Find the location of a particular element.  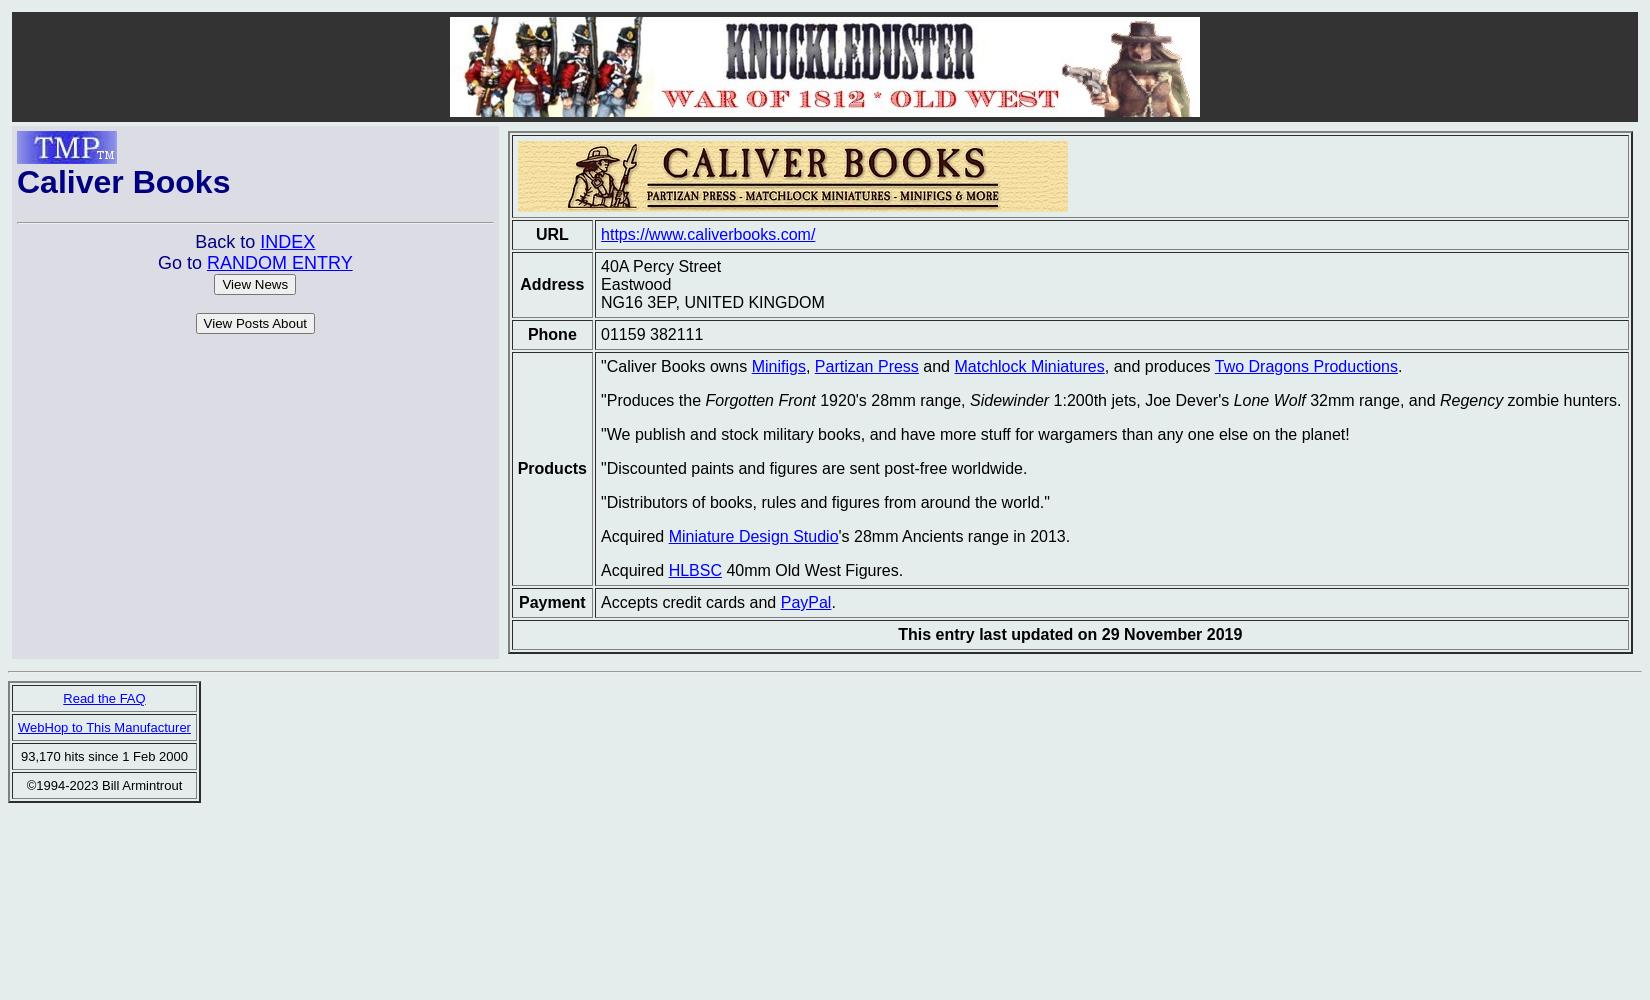

'Eastwood' is located at coordinates (635, 284).